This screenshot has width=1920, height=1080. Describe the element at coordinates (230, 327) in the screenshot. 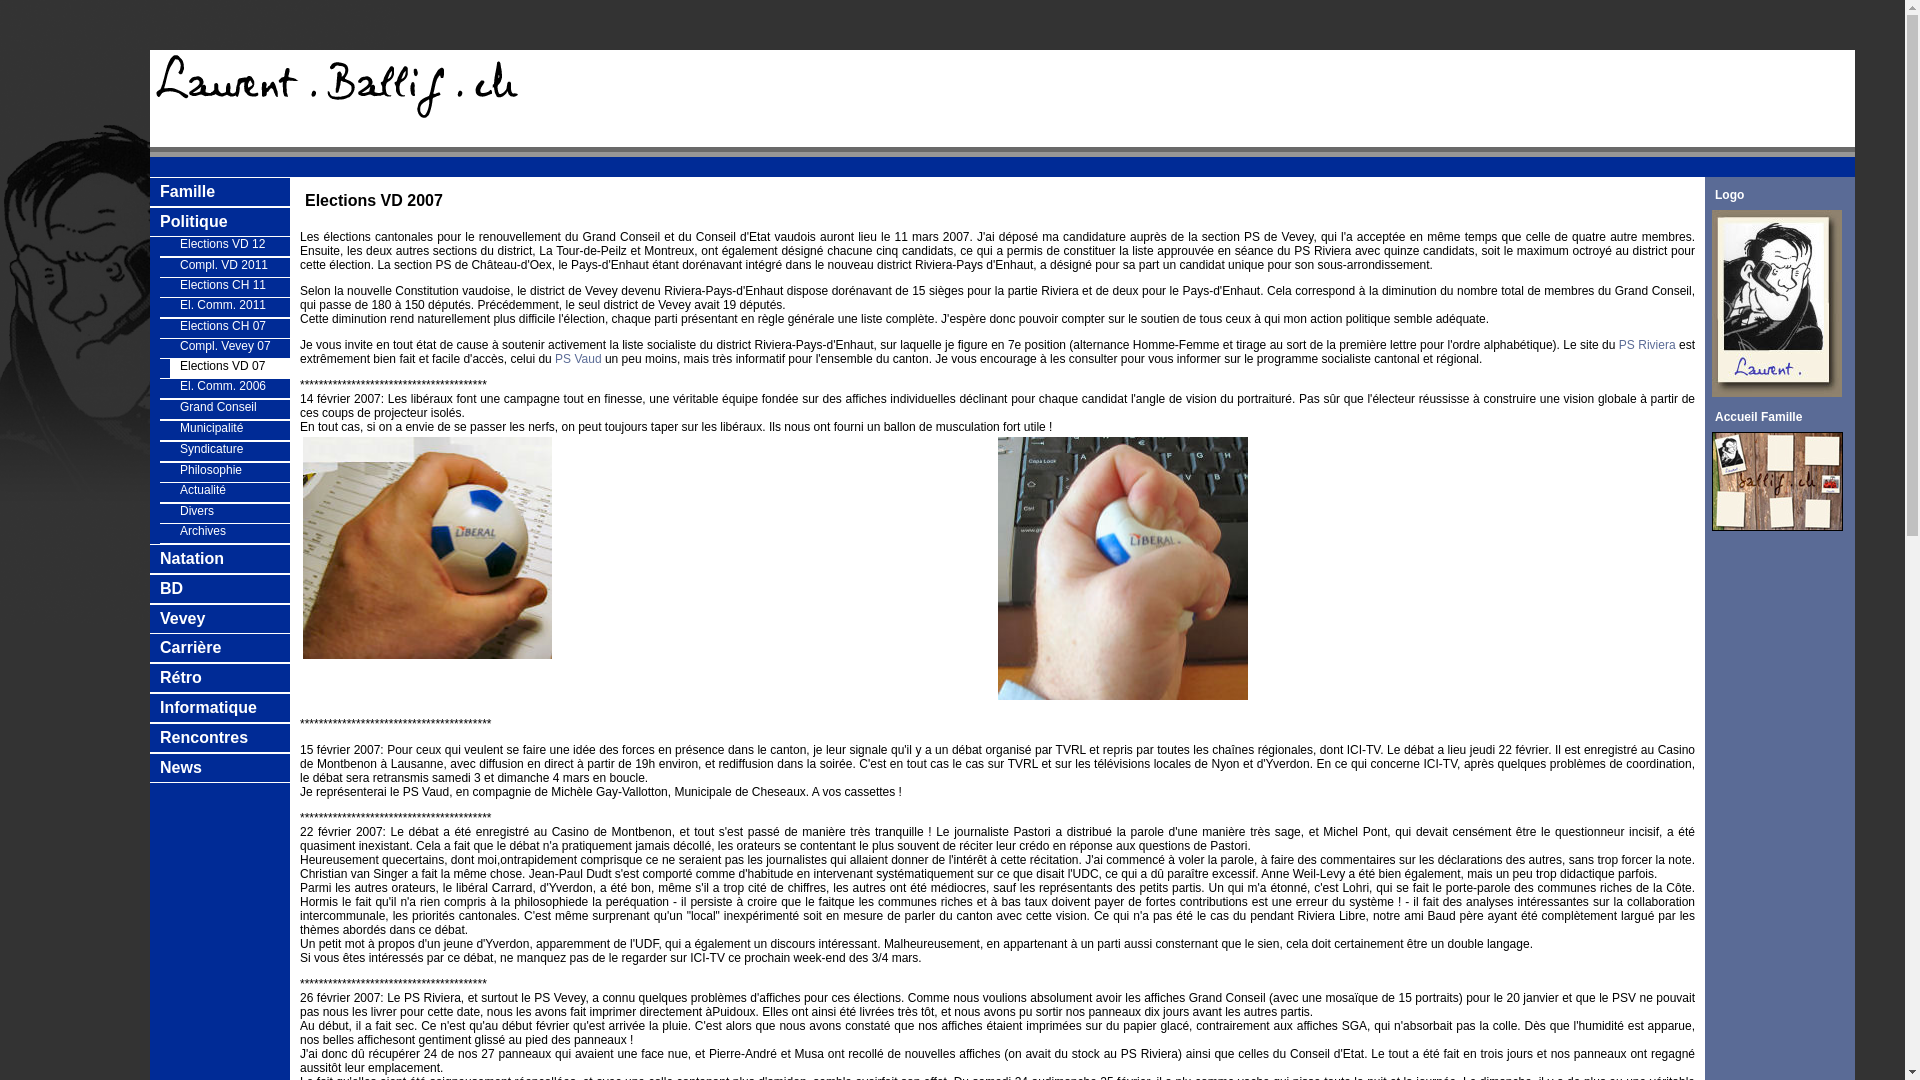

I see `'Elections CH 07'` at that location.